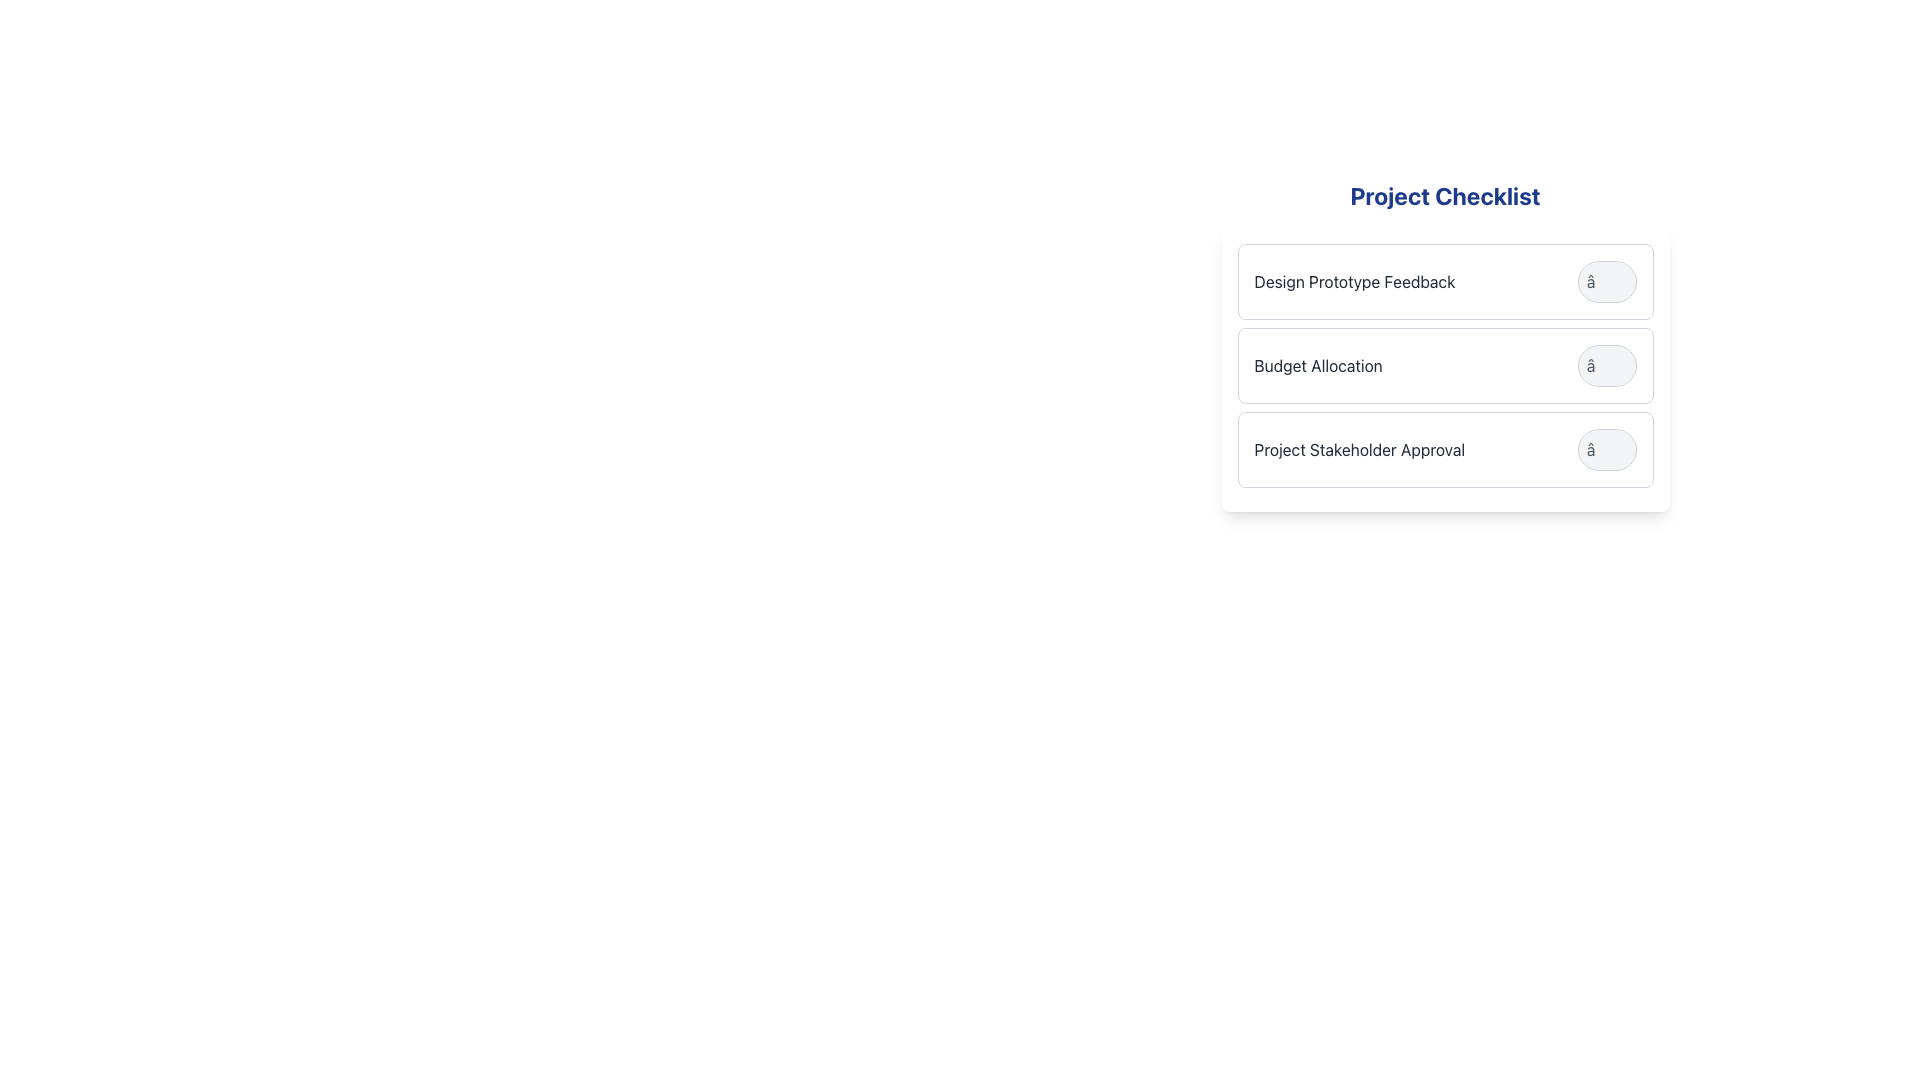 This screenshot has height=1080, width=1920. What do you see at coordinates (1354, 281) in the screenshot?
I see `the 'Design Prototype Feedback' text label in the first item of the Project Checklist to trigger hover effects` at bounding box center [1354, 281].